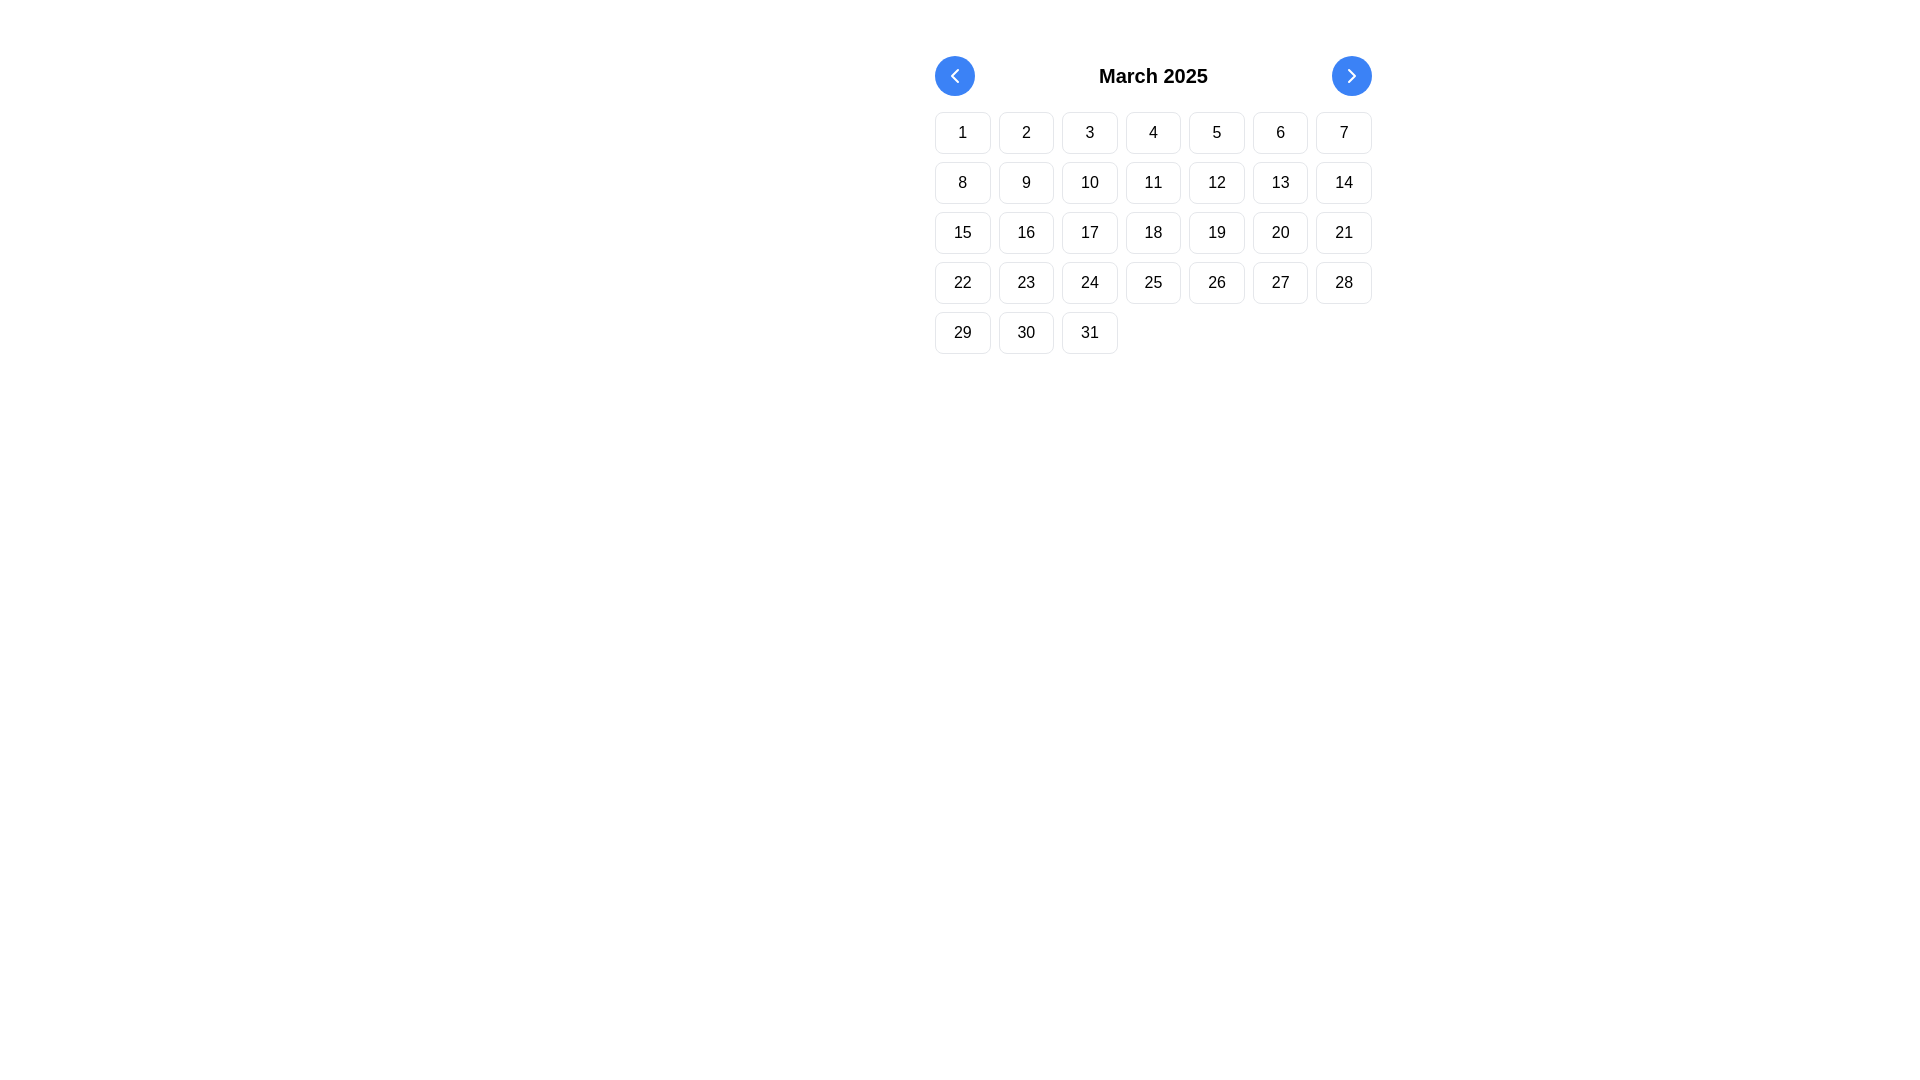 This screenshot has height=1080, width=1920. I want to click on the square button with rounded corners displaying the number '16' in a bold black font, which is located in the third row and second column of the grid, so click(1026, 231).